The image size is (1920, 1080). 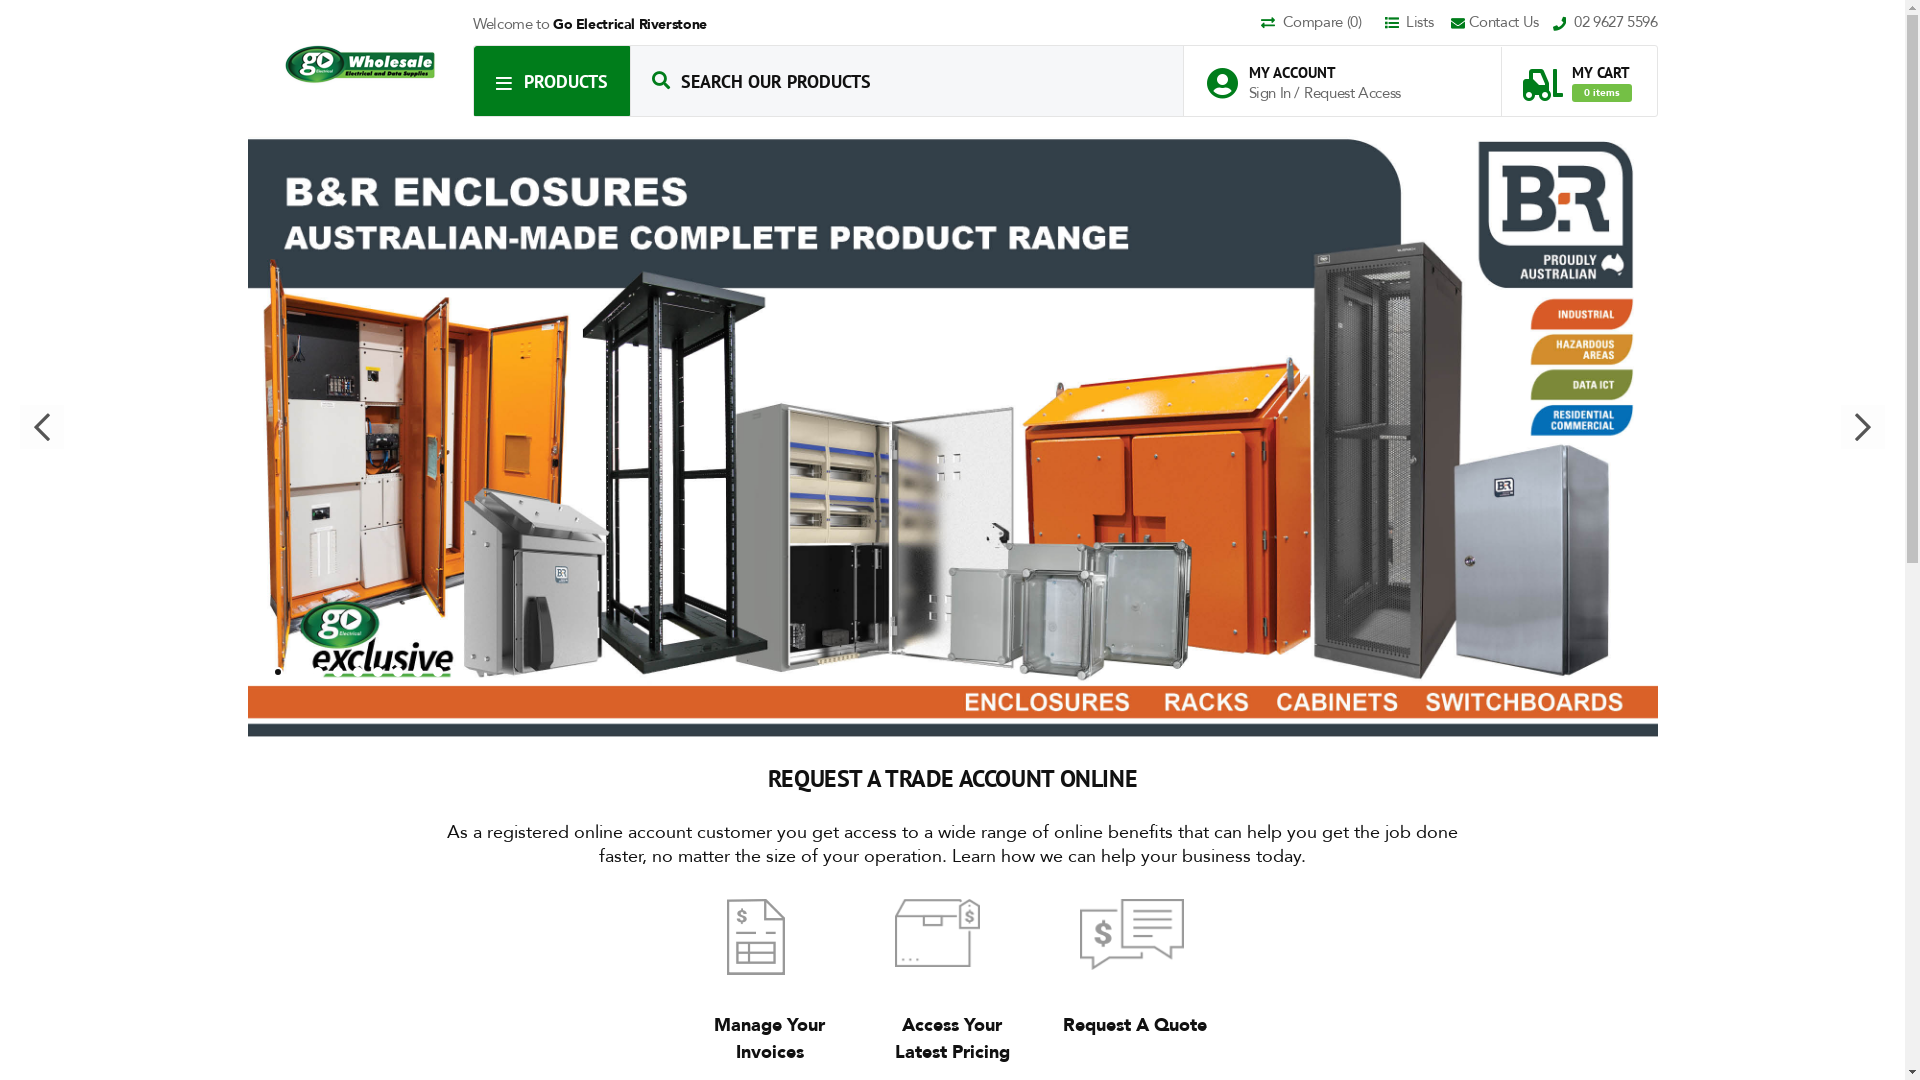 What do you see at coordinates (1247, 92) in the screenshot?
I see `'Sign In'` at bounding box center [1247, 92].